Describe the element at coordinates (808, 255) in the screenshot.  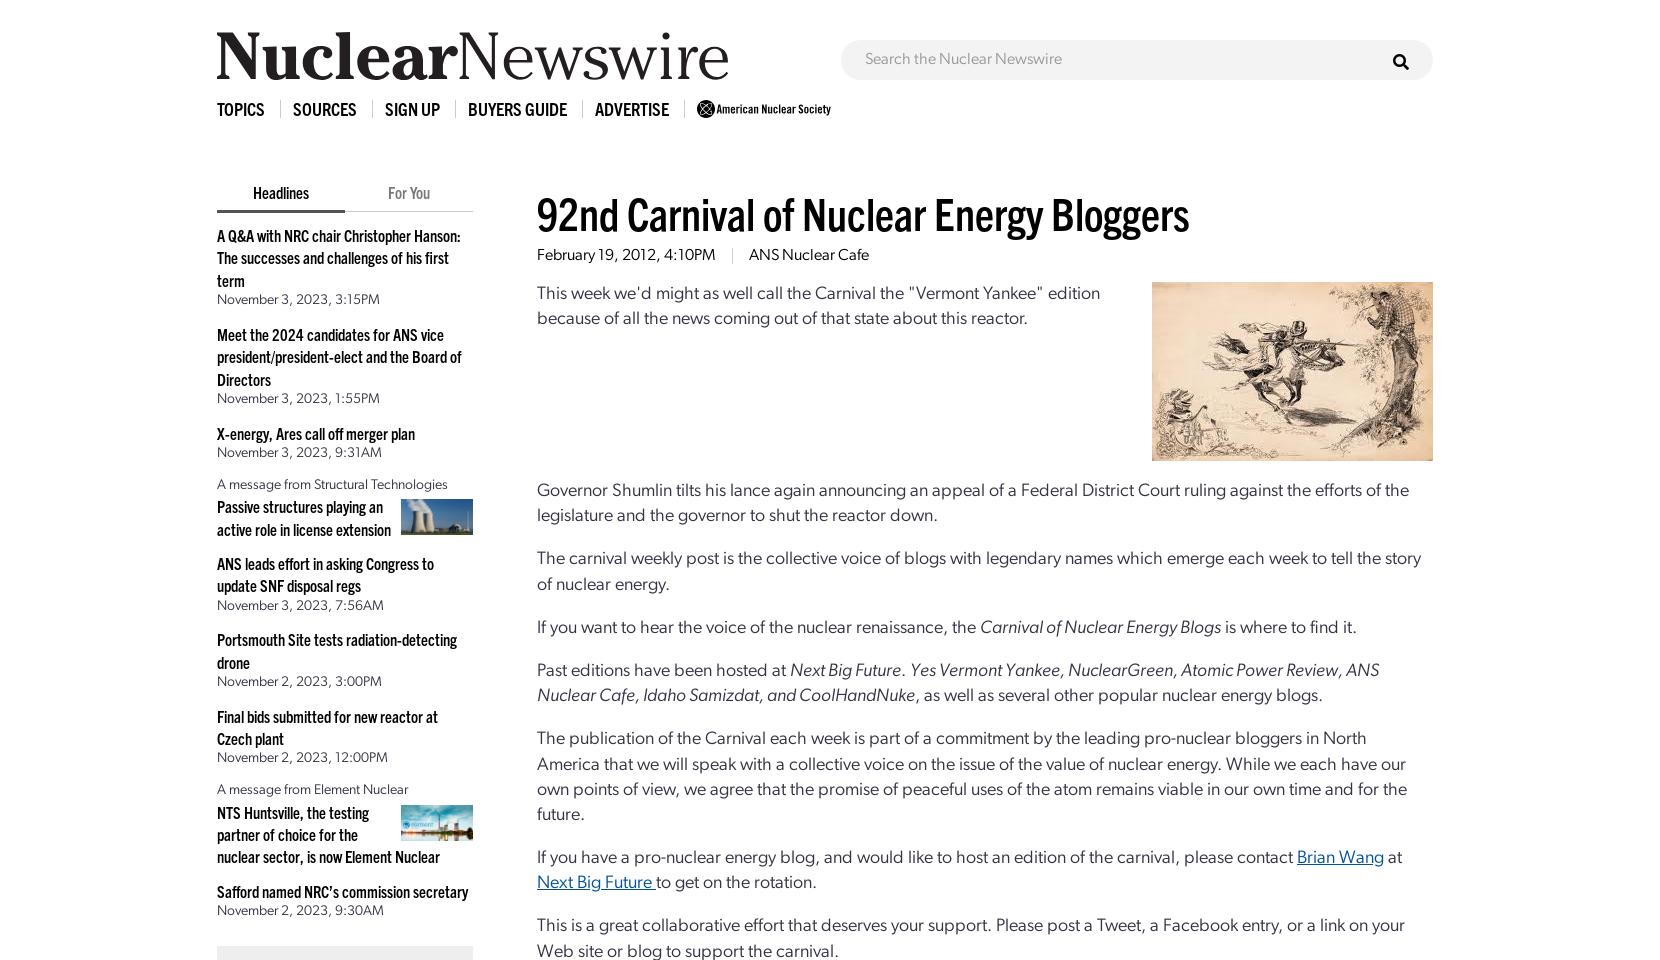
I see `'ANS Nuclear Cafe'` at that location.